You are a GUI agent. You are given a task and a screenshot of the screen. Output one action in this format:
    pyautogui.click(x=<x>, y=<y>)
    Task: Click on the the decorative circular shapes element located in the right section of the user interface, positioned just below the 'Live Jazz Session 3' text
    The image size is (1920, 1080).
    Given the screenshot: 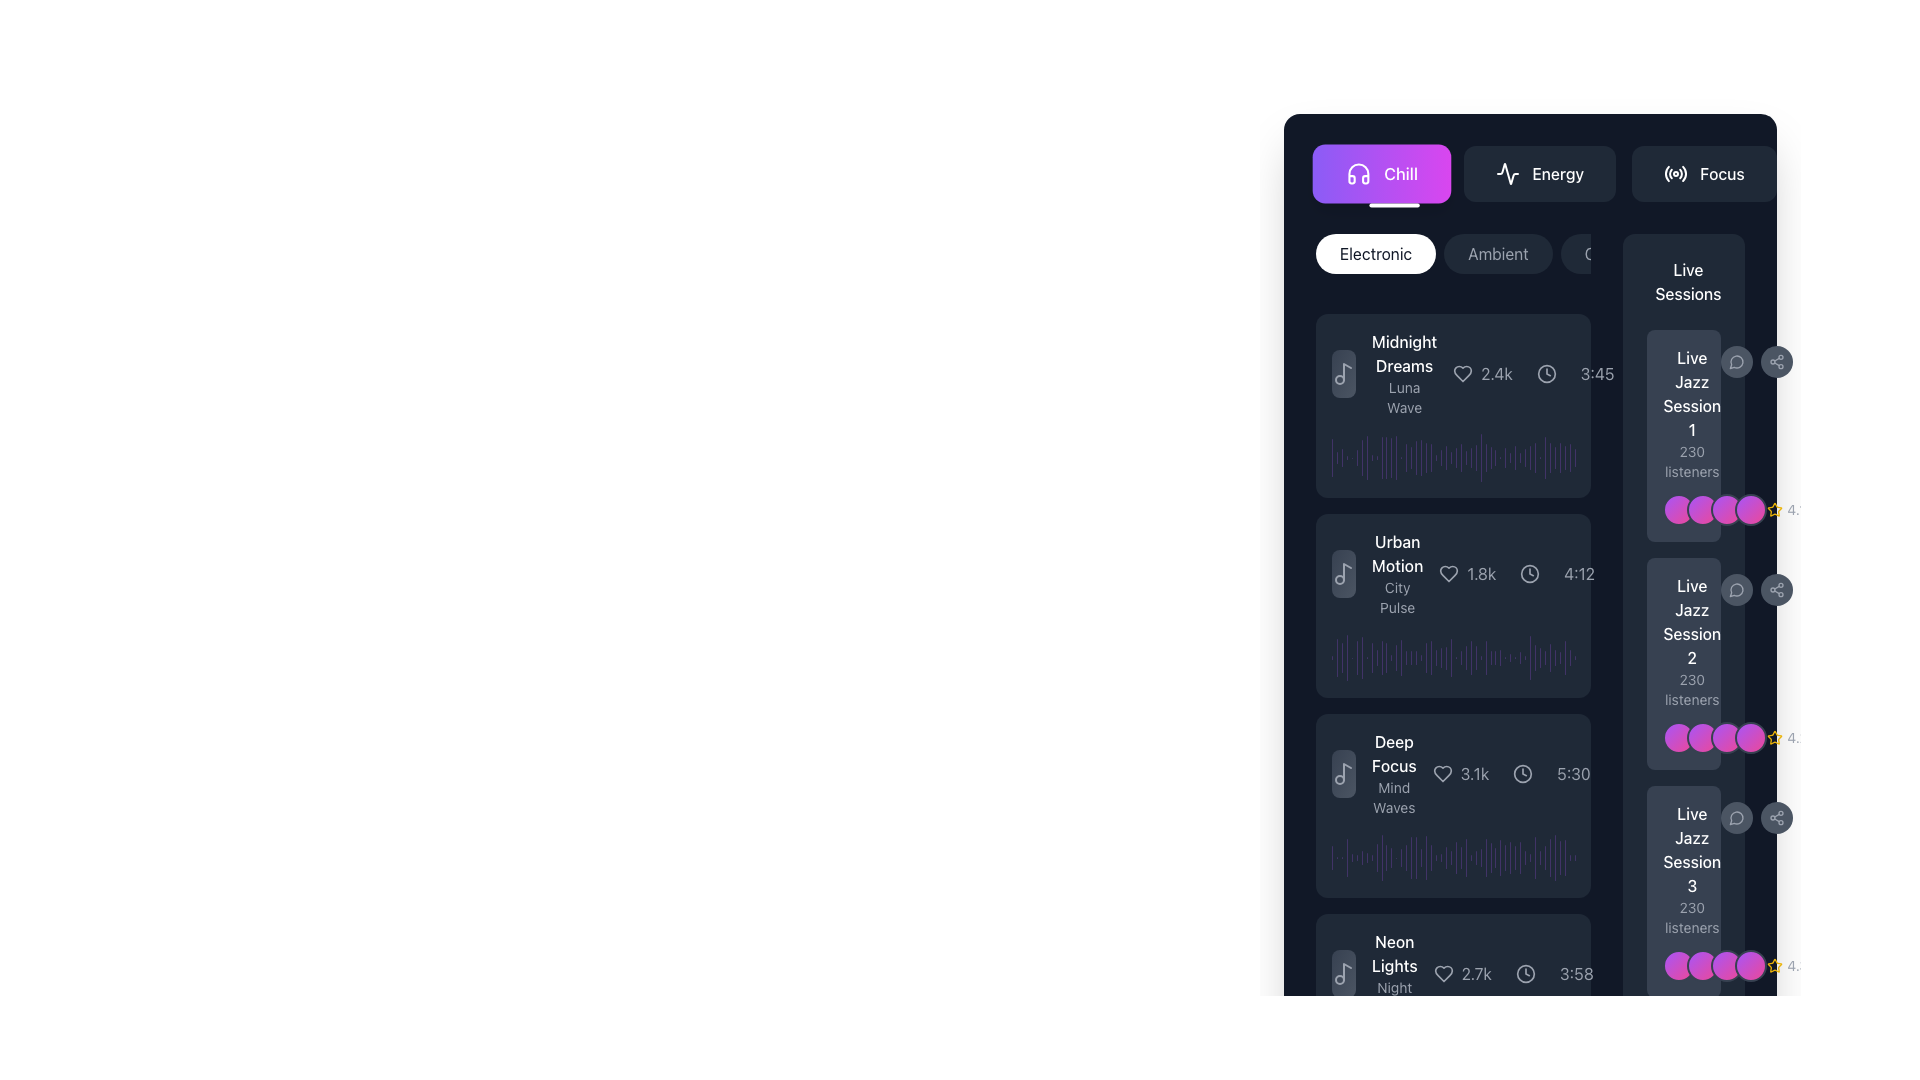 What is the action you would take?
    pyautogui.click(x=1714, y=964)
    